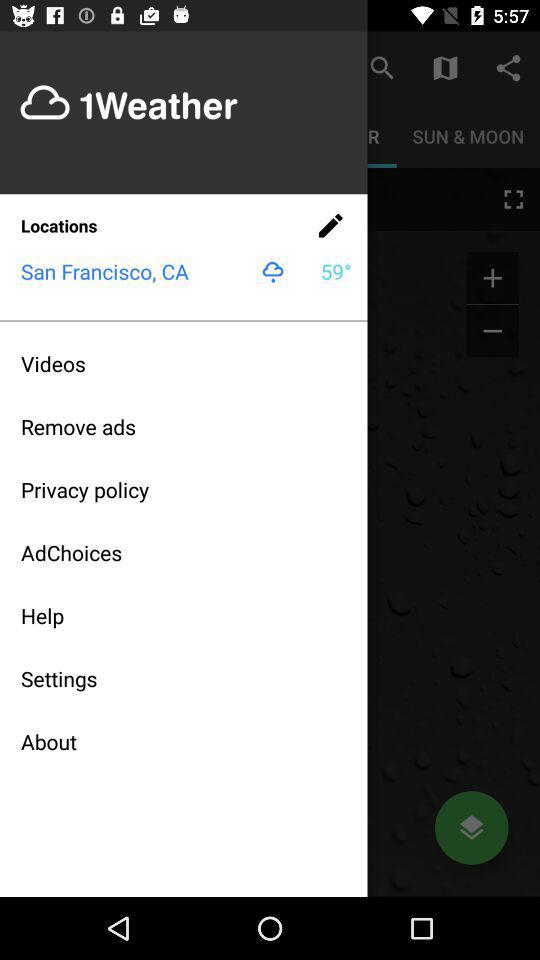 This screenshot has width=540, height=960. I want to click on the layers icon, so click(471, 828).